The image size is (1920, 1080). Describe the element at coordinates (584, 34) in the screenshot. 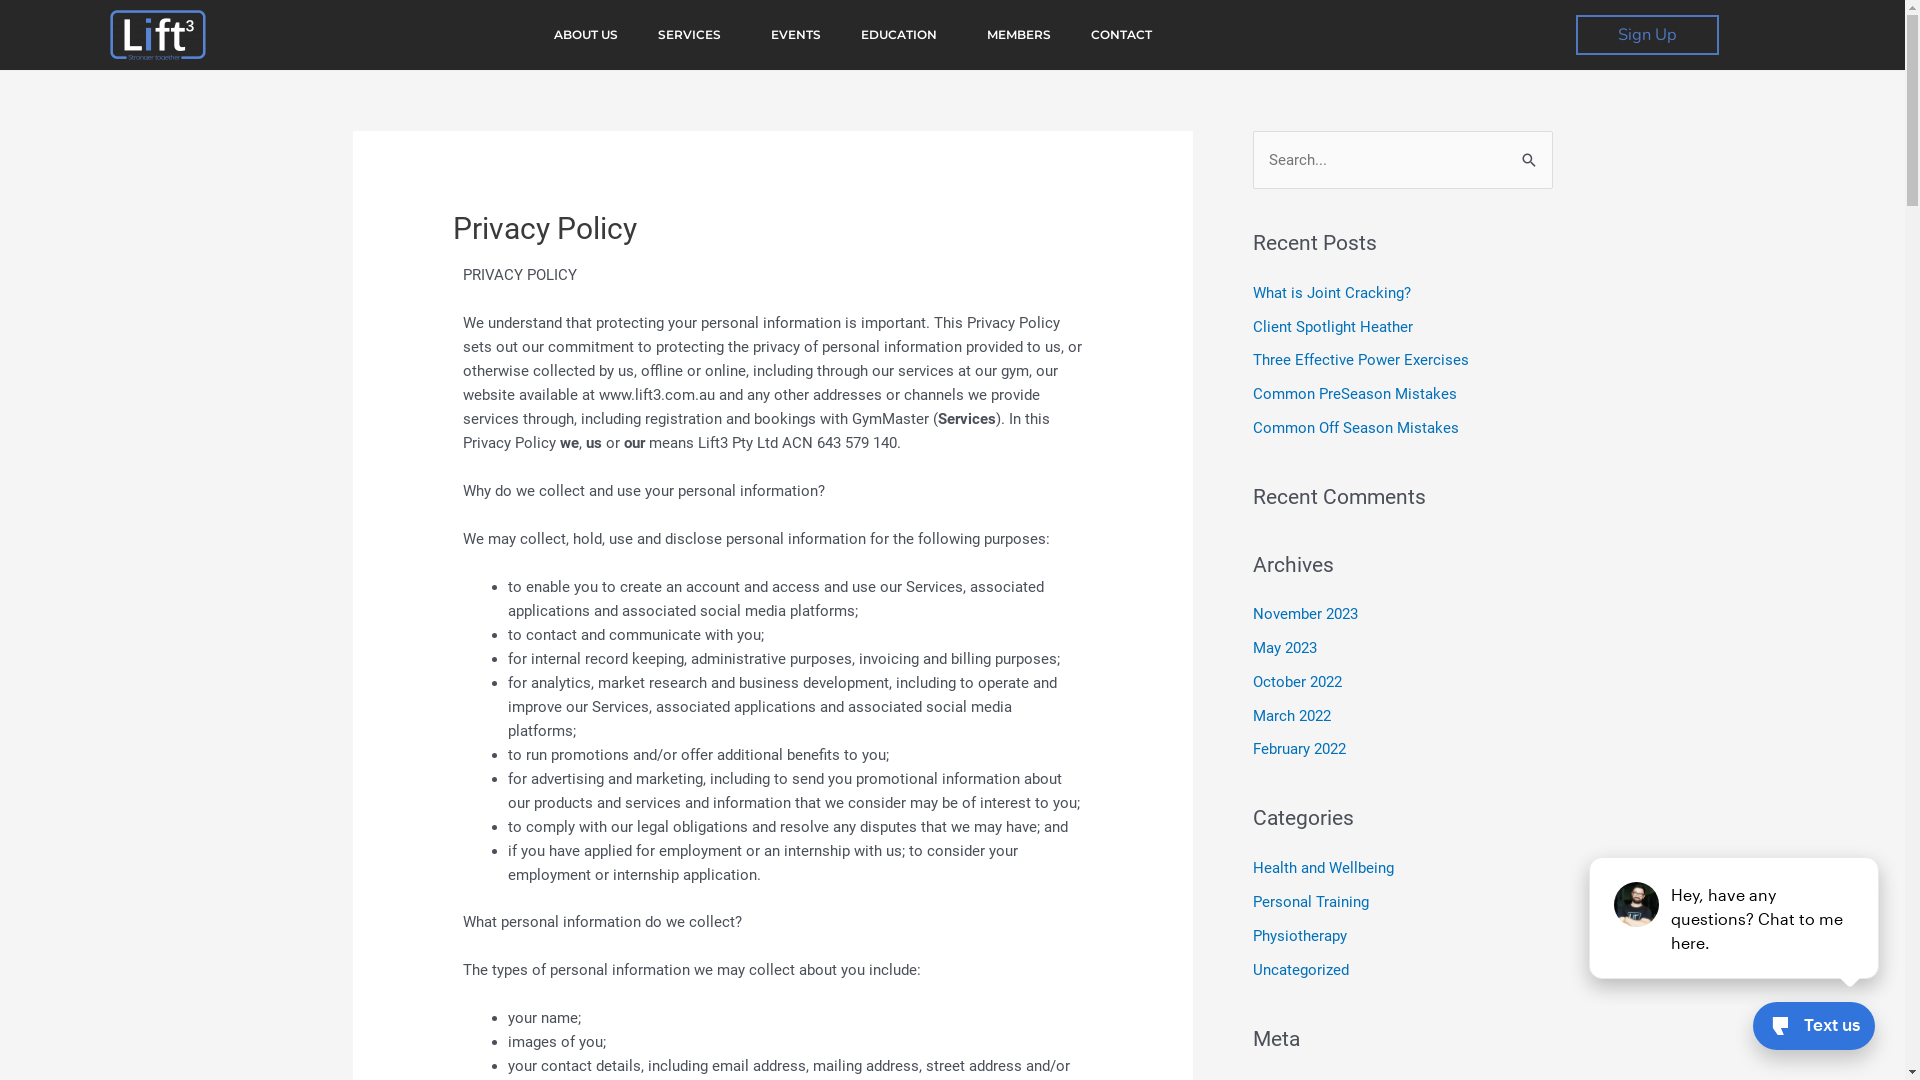

I see `'ABOUT US'` at that location.